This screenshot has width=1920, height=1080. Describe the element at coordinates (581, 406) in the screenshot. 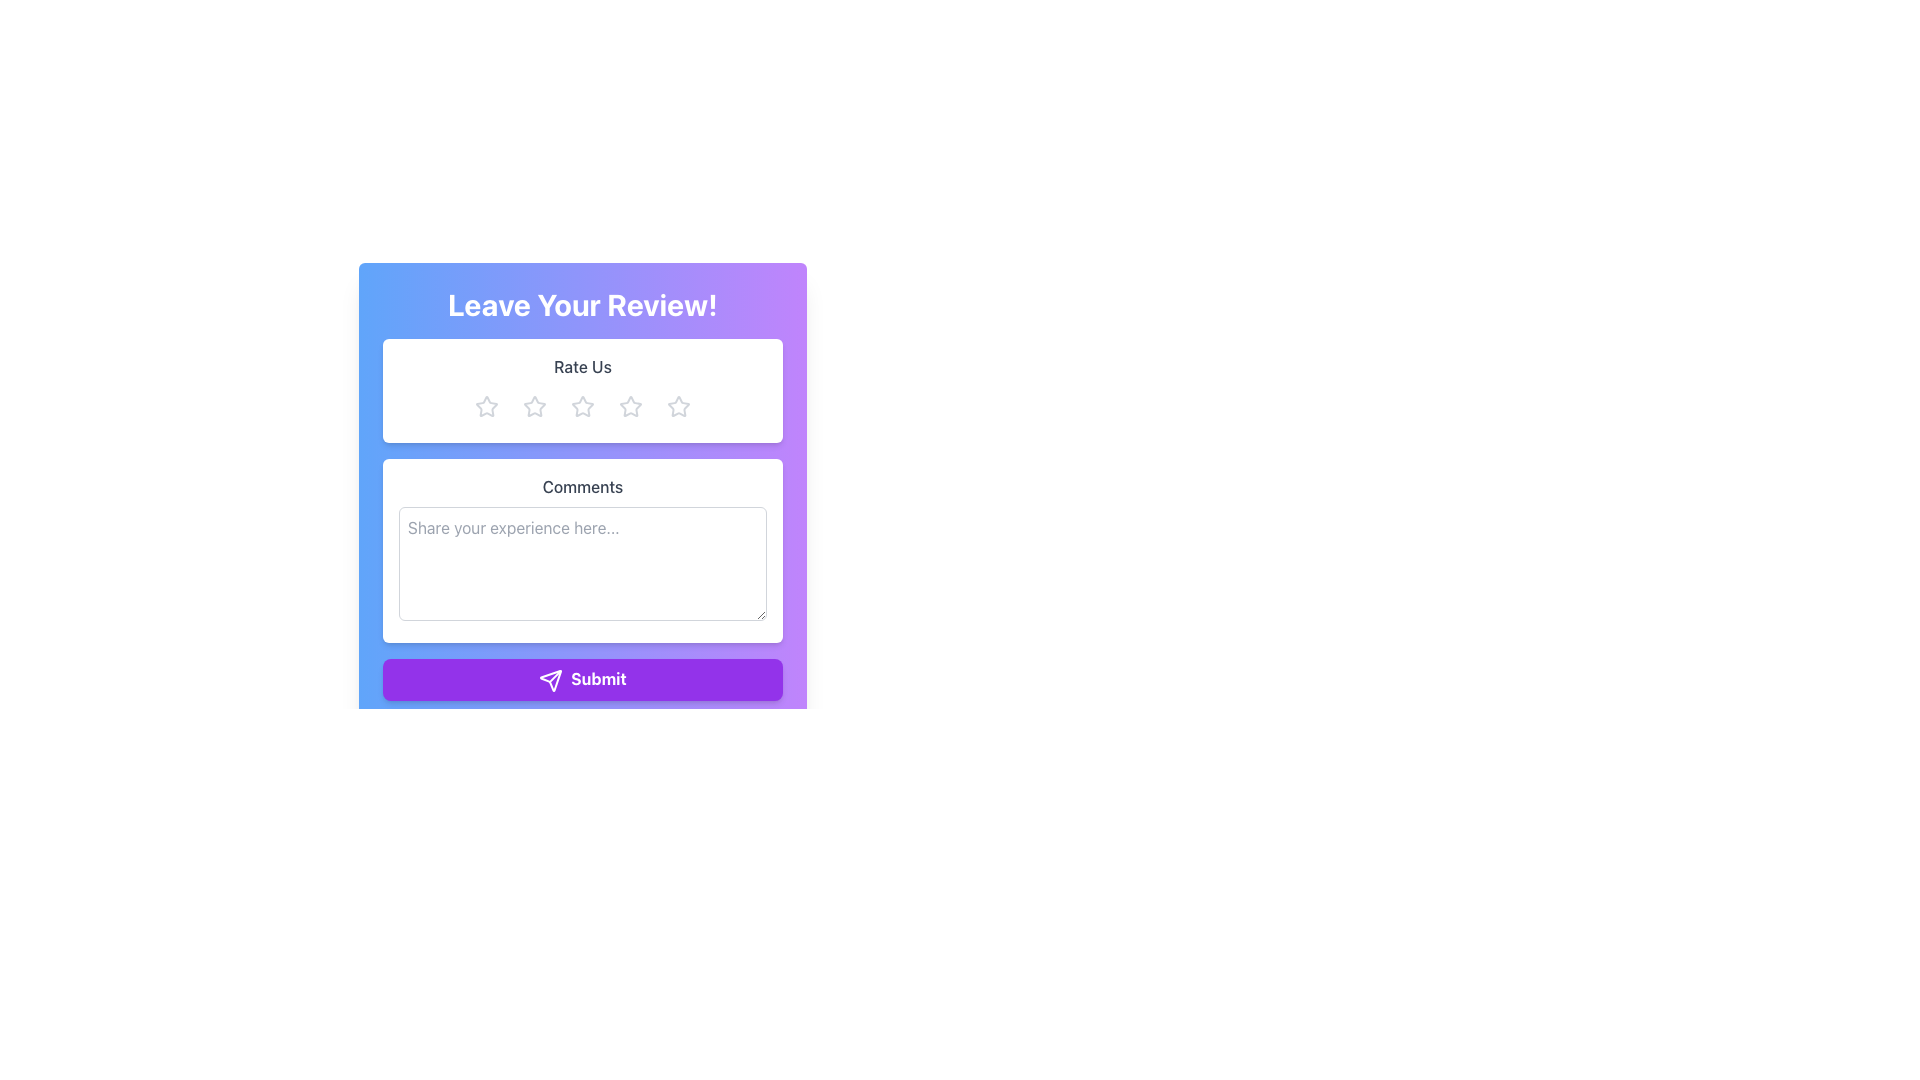

I see `the third star in the 'Rate Us' section of the review submission interface` at that location.